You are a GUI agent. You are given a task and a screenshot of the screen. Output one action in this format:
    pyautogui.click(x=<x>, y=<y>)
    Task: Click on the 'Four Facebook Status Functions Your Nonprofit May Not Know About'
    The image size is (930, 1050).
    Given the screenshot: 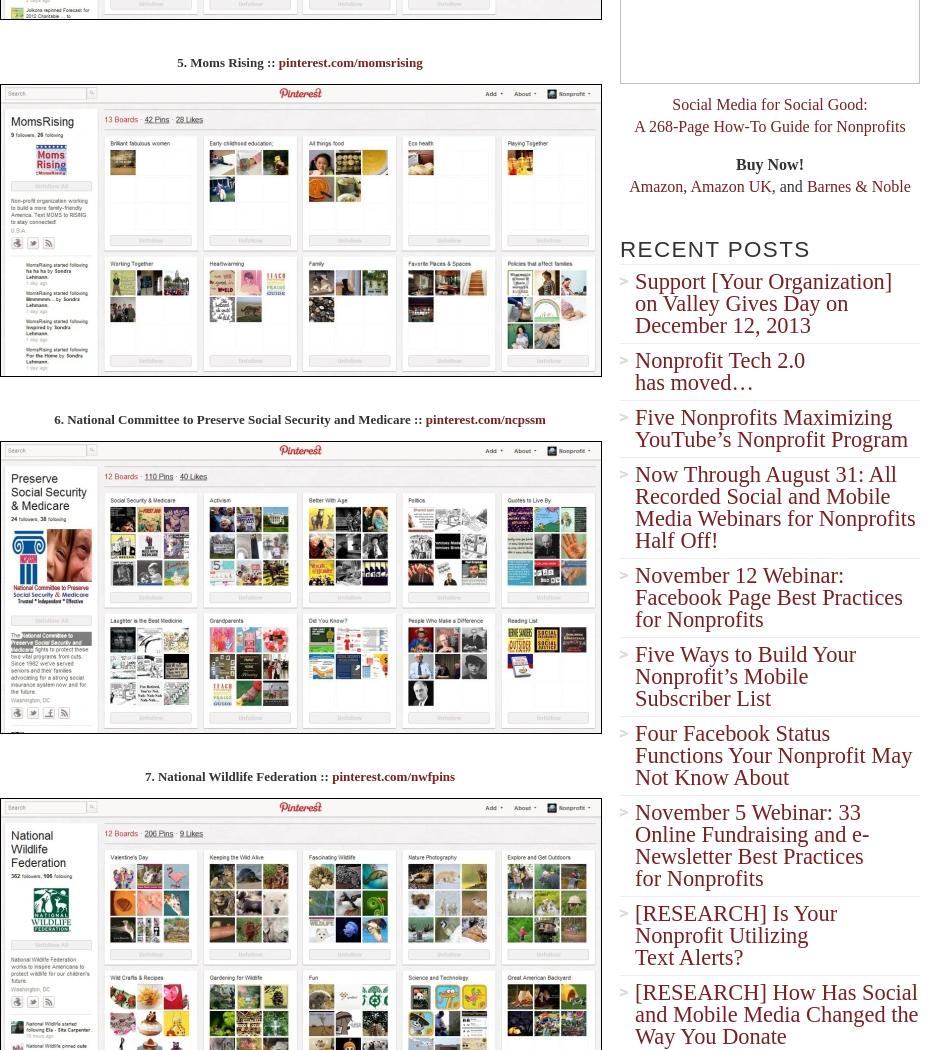 What is the action you would take?
    pyautogui.click(x=773, y=755)
    